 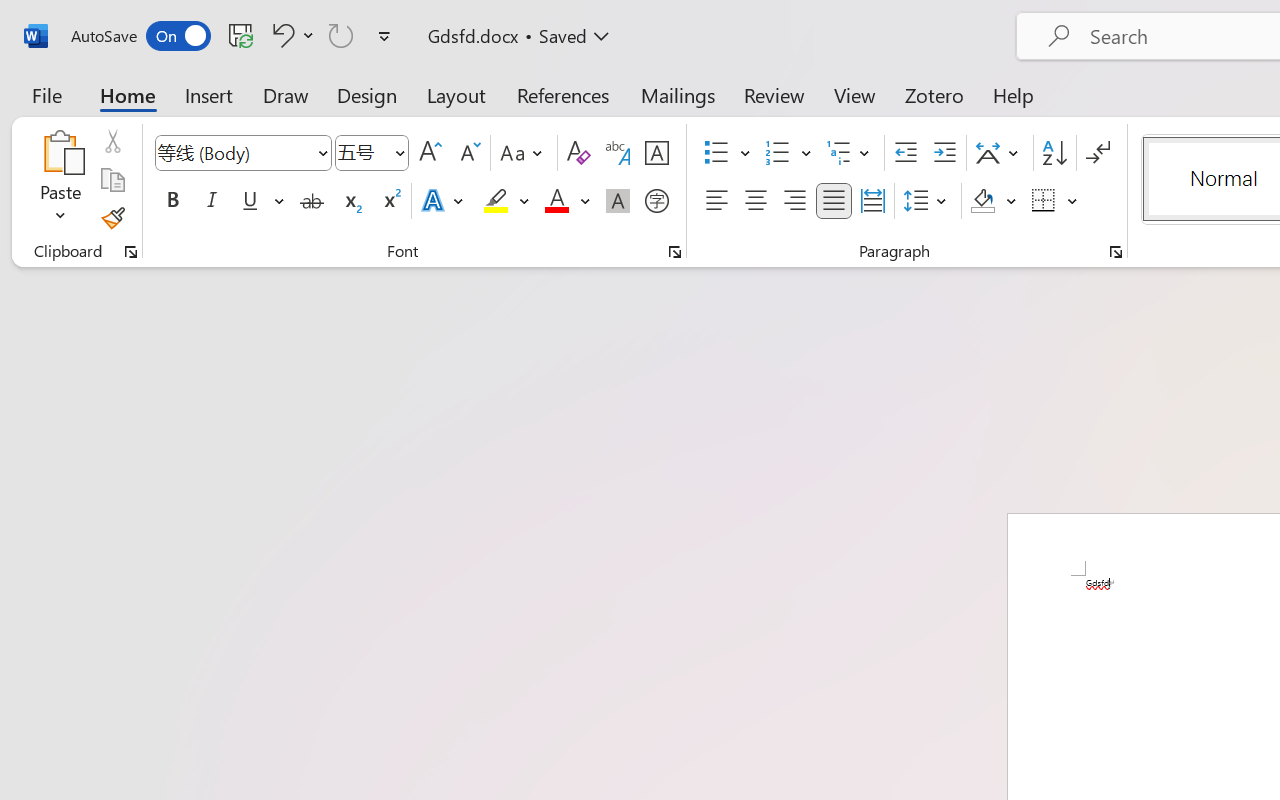 What do you see at coordinates (279, 34) in the screenshot?
I see `'Undo Apply Quick Style'` at bounding box center [279, 34].